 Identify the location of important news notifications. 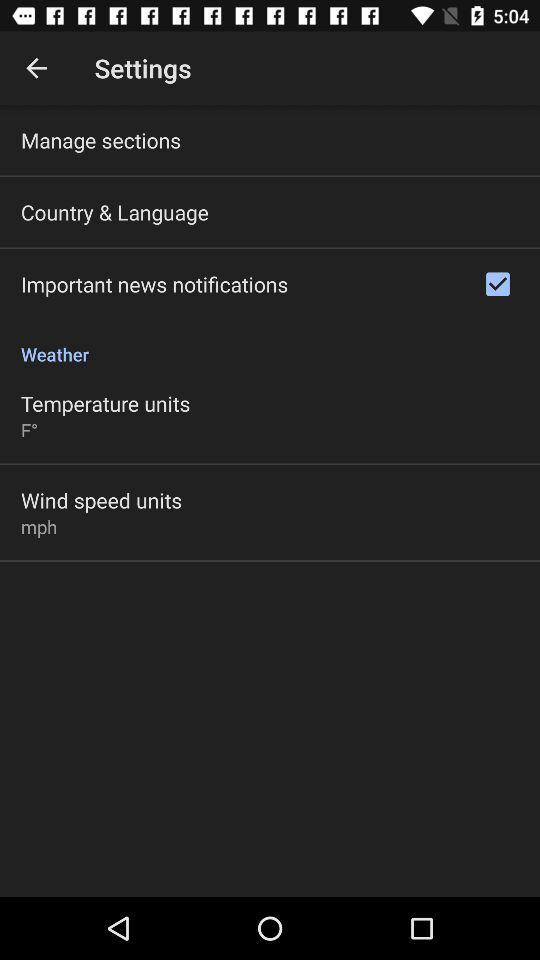
(153, 283).